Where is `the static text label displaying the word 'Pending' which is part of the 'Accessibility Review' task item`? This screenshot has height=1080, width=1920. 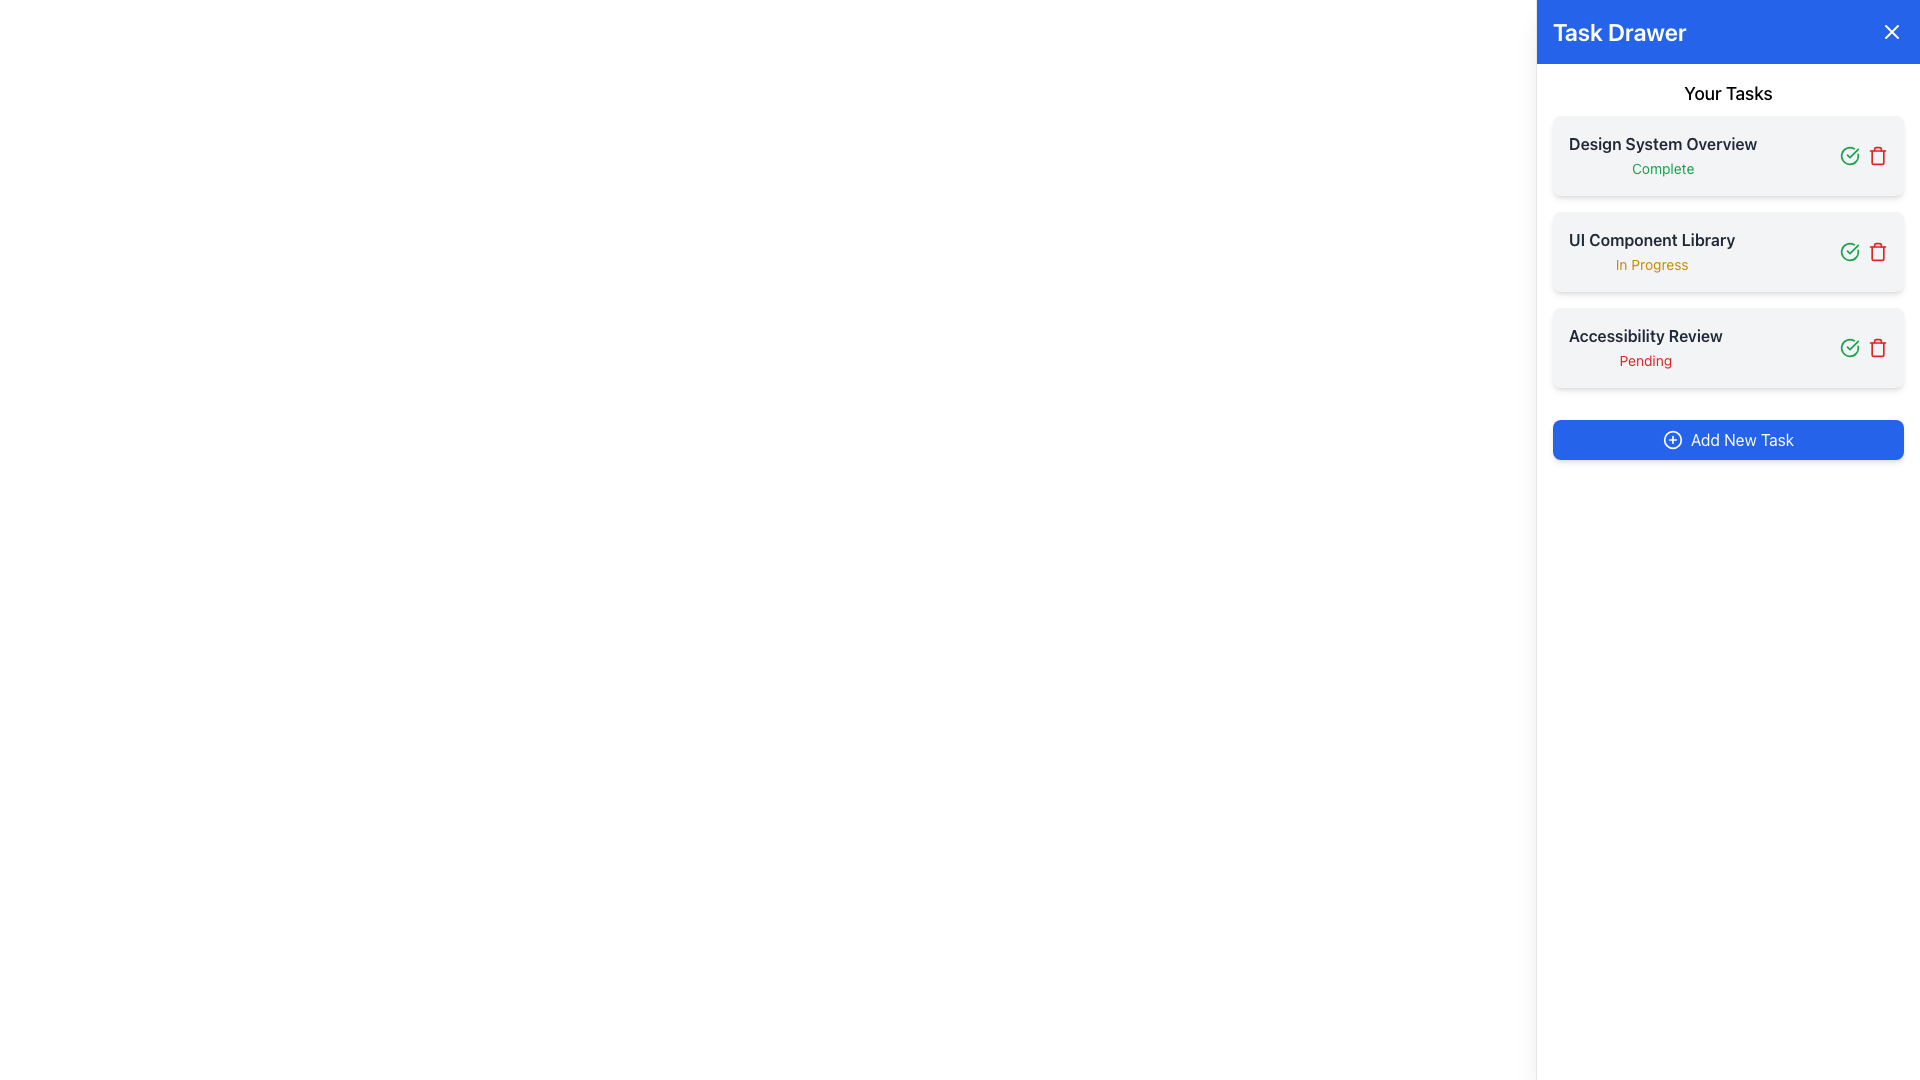 the static text label displaying the word 'Pending' which is part of the 'Accessibility Review' task item is located at coordinates (1645, 360).